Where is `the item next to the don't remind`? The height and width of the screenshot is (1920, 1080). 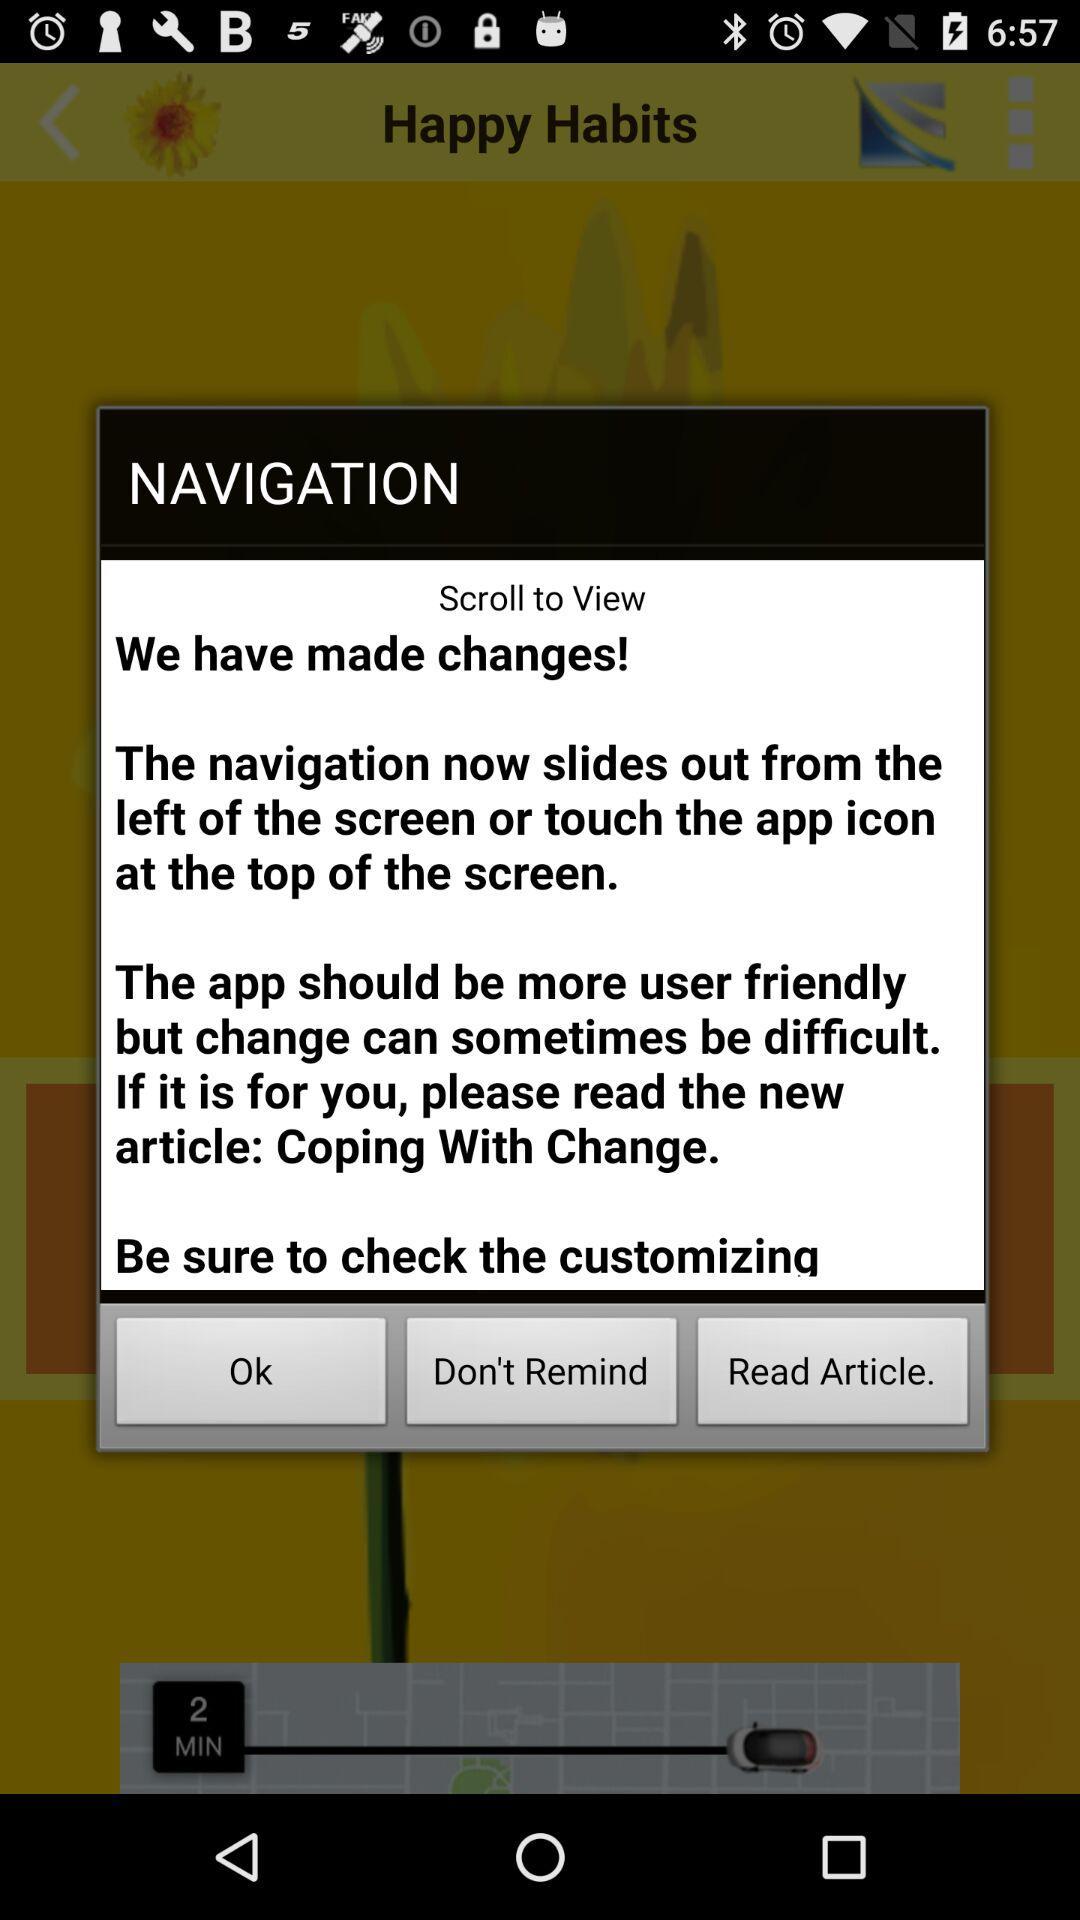
the item next to the don't remind is located at coordinates (250, 1376).